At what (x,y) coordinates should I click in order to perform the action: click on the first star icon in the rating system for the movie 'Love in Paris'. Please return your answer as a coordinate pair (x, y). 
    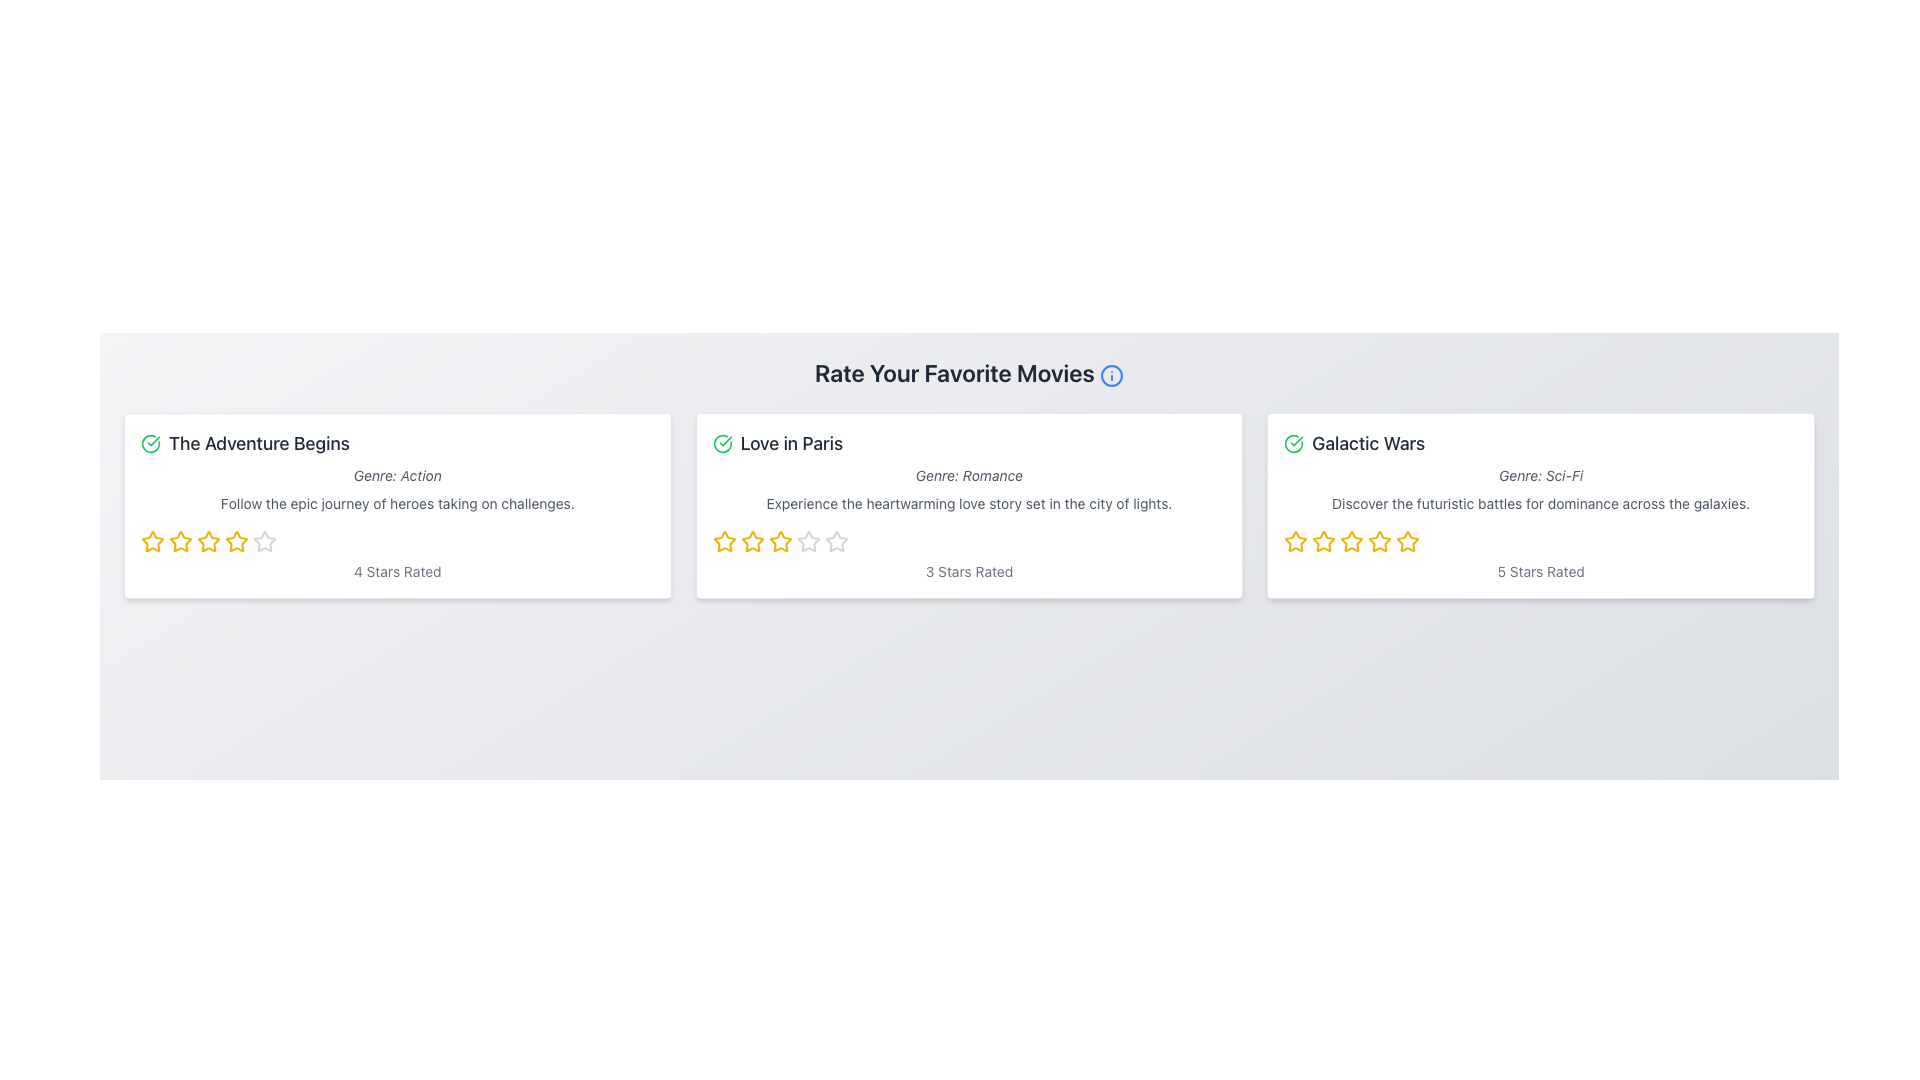
    Looking at the image, I should click on (751, 541).